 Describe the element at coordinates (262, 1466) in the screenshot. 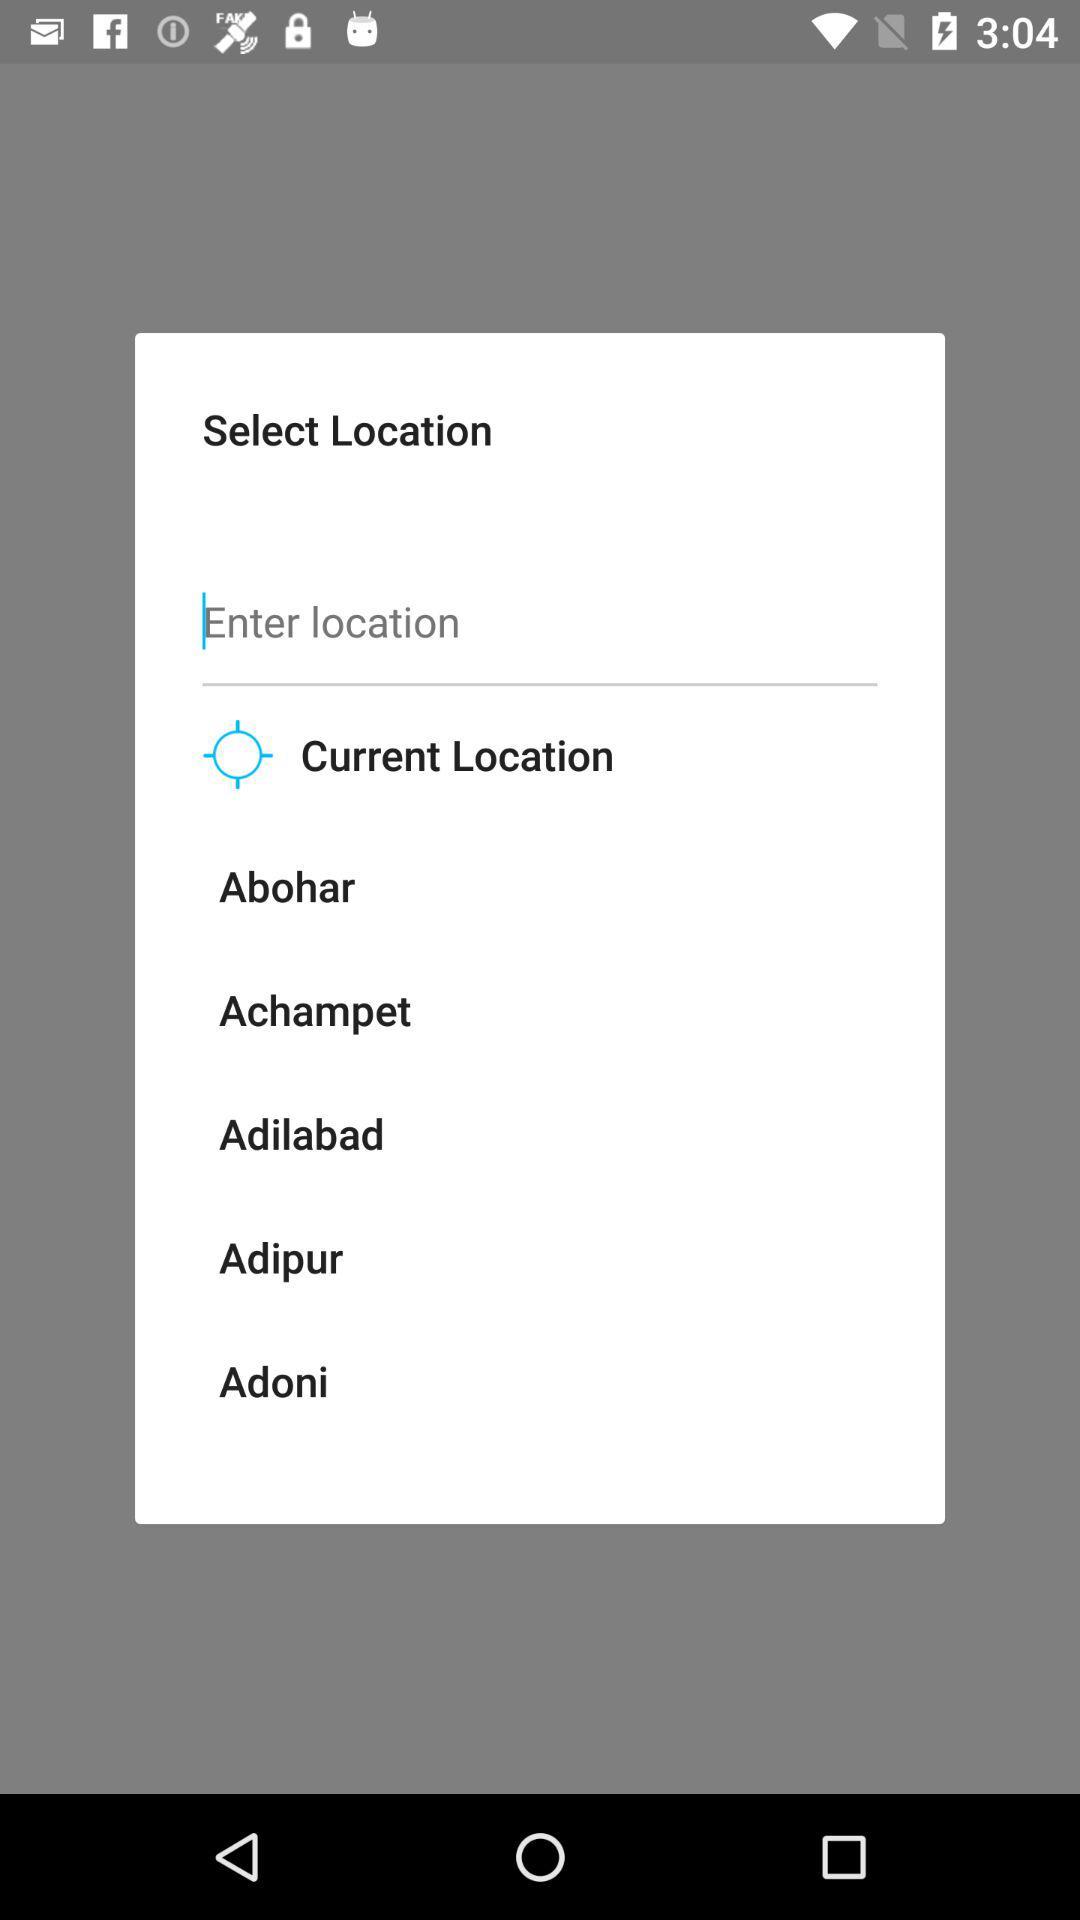

I see `the item below adoni` at that location.